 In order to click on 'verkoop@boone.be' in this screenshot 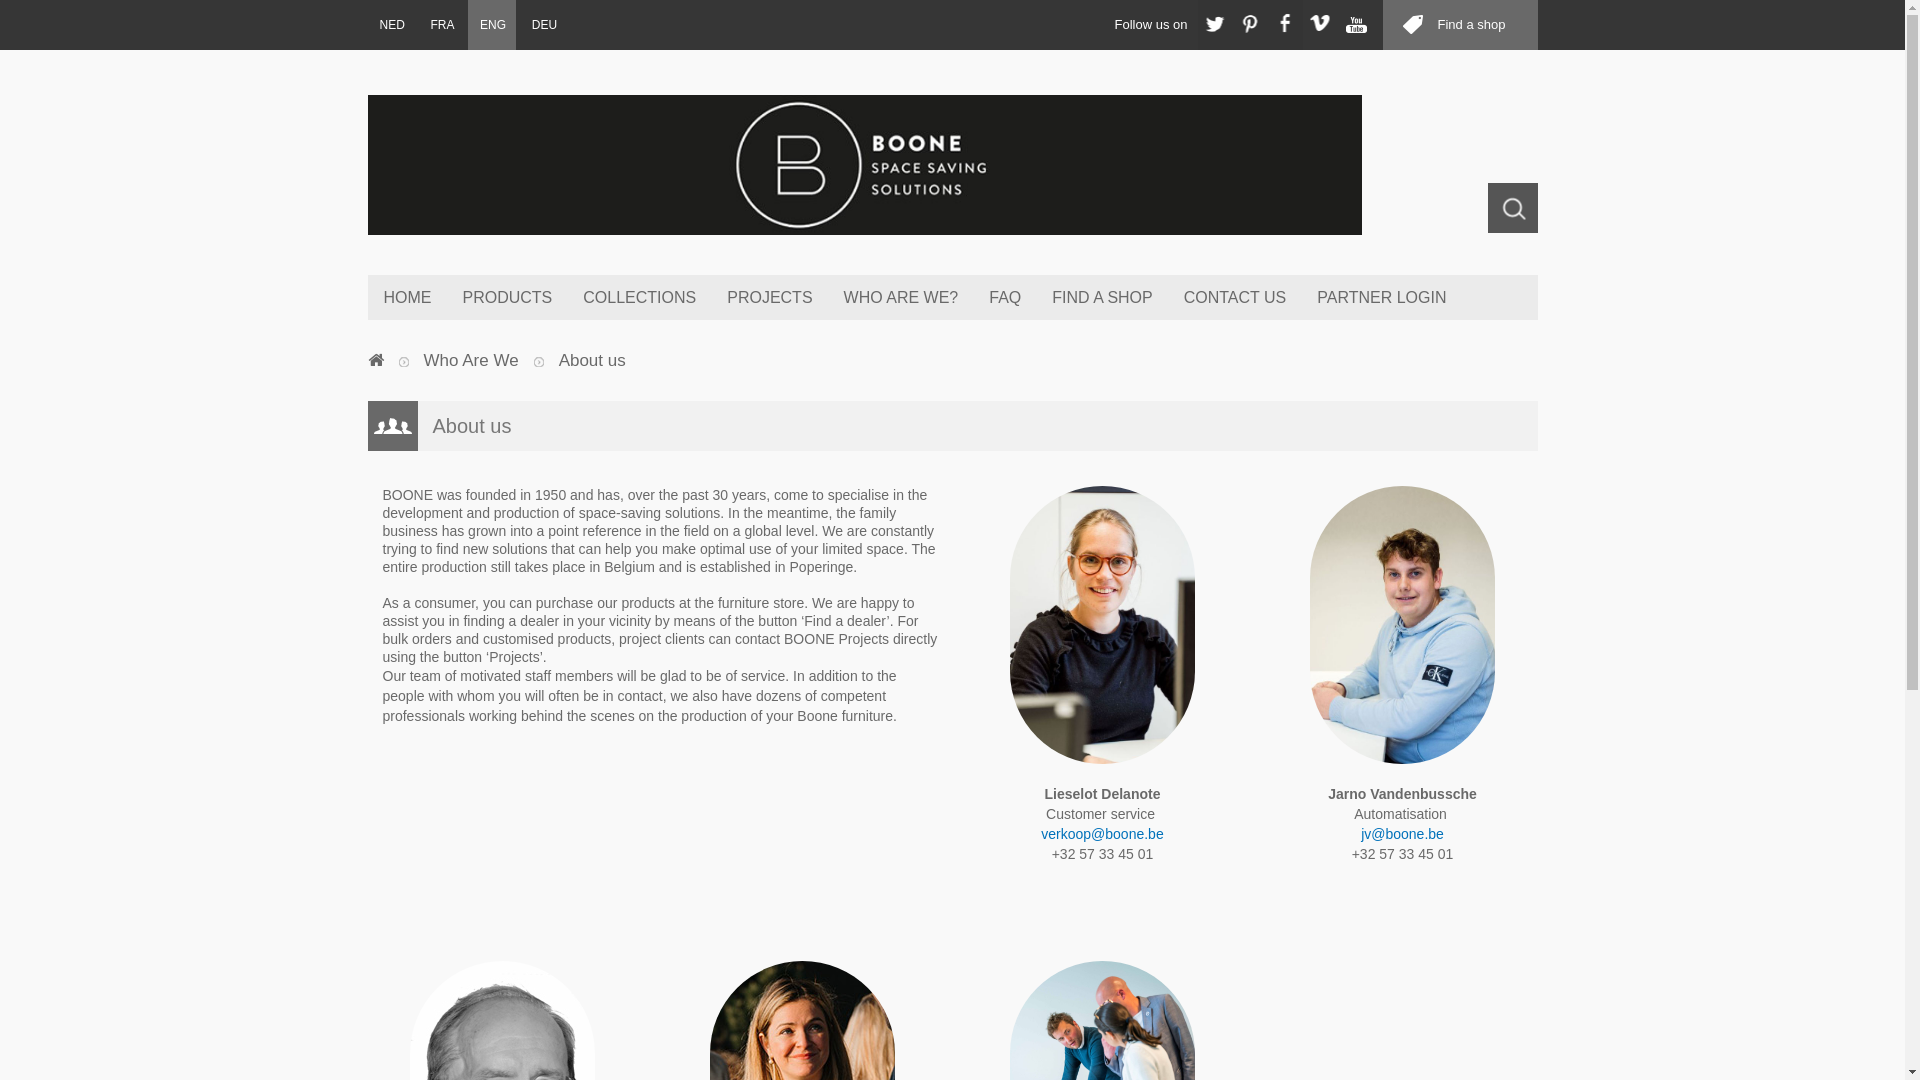, I will do `click(1101, 833)`.